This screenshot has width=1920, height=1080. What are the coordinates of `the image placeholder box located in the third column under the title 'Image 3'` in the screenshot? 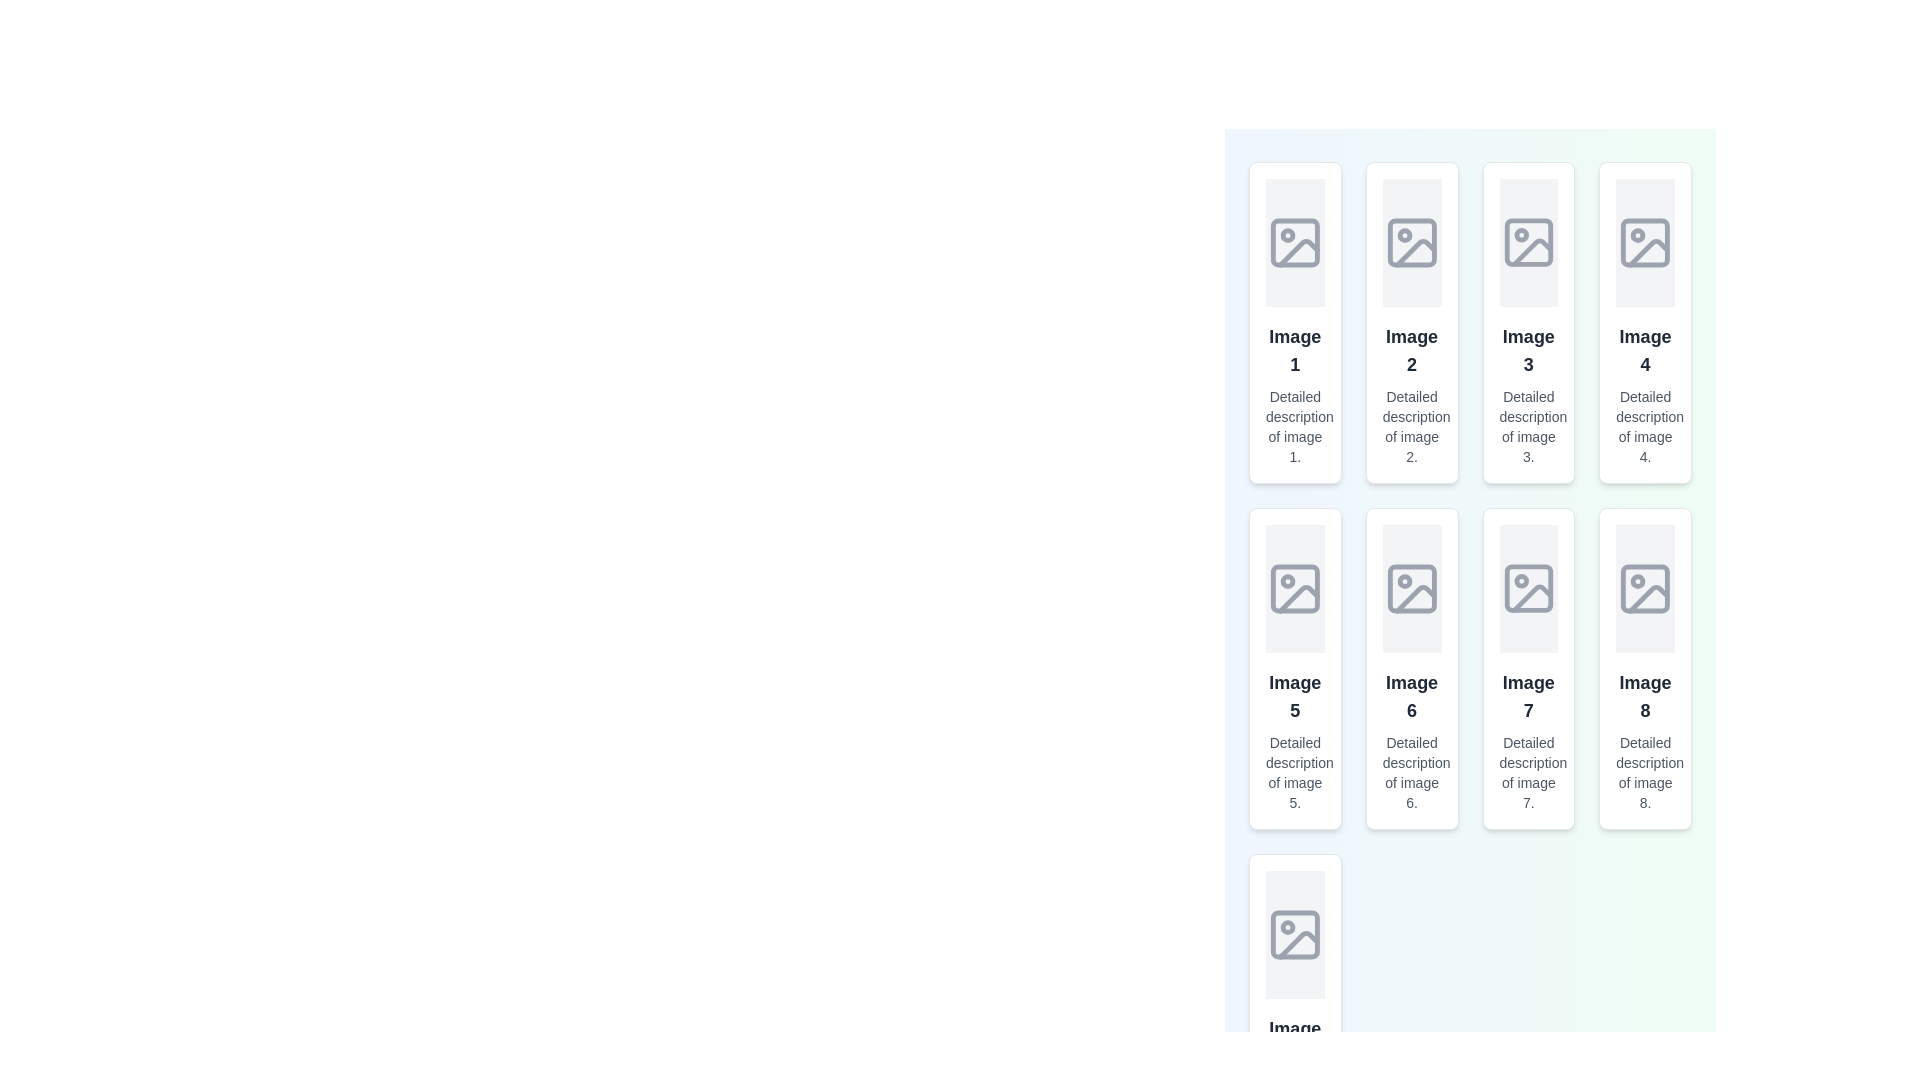 It's located at (1527, 242).